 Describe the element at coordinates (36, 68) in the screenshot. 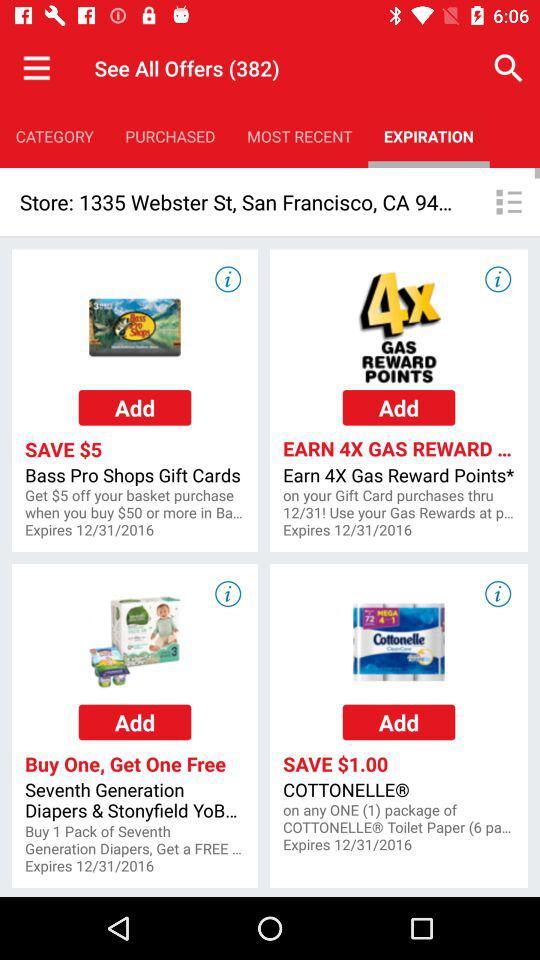

I see `the item to the left of the see all offers item` at that location.